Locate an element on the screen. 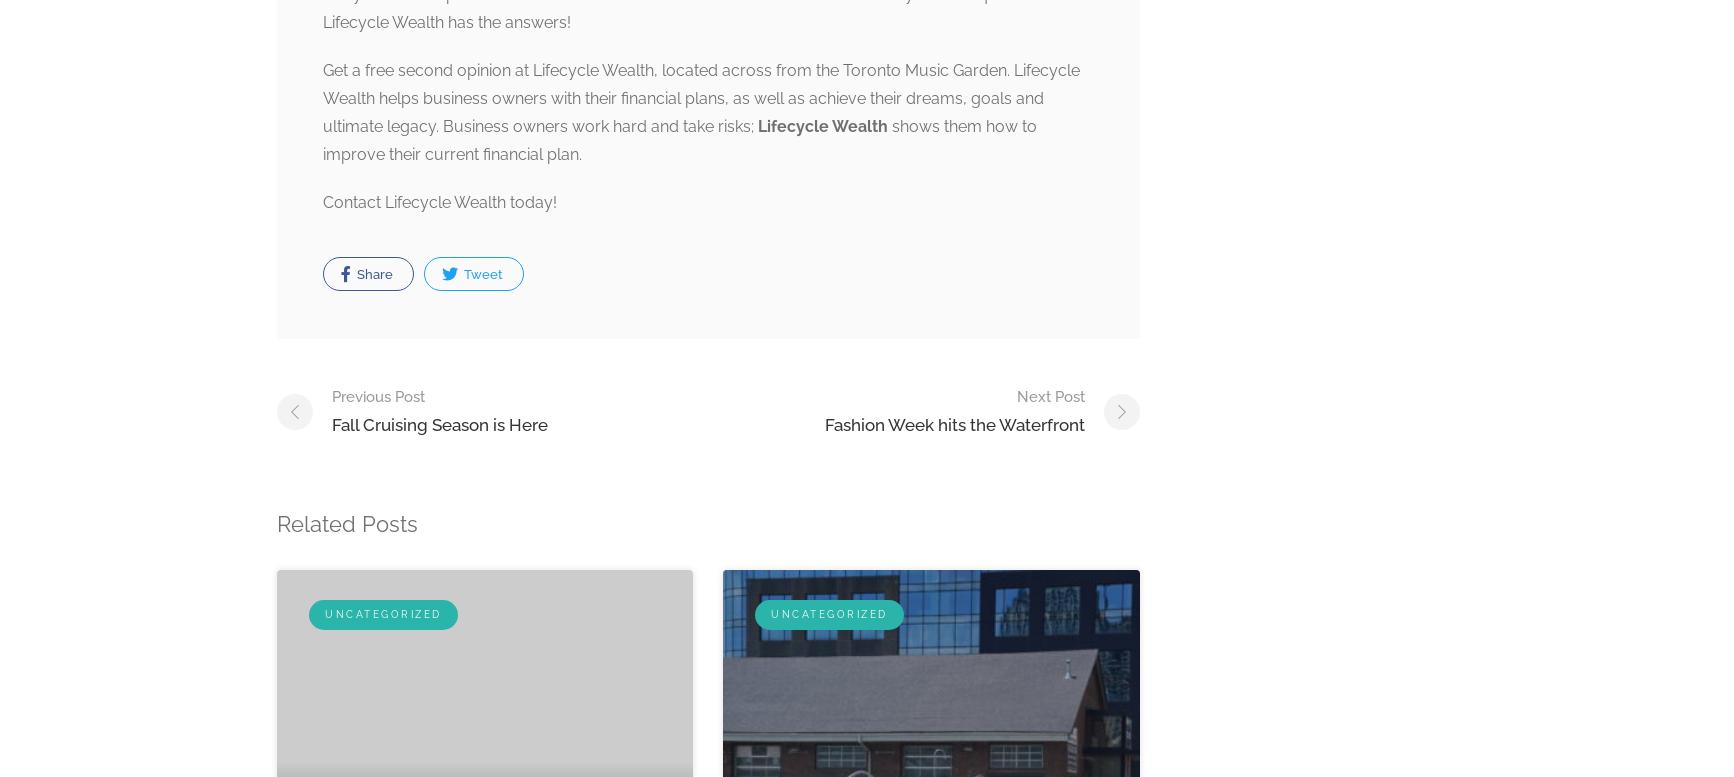 Image resolution: width=1734 pixels, height=777 pixels. 'Contact Lifecycle Wealth today!' is located at coordinates (438, 201).